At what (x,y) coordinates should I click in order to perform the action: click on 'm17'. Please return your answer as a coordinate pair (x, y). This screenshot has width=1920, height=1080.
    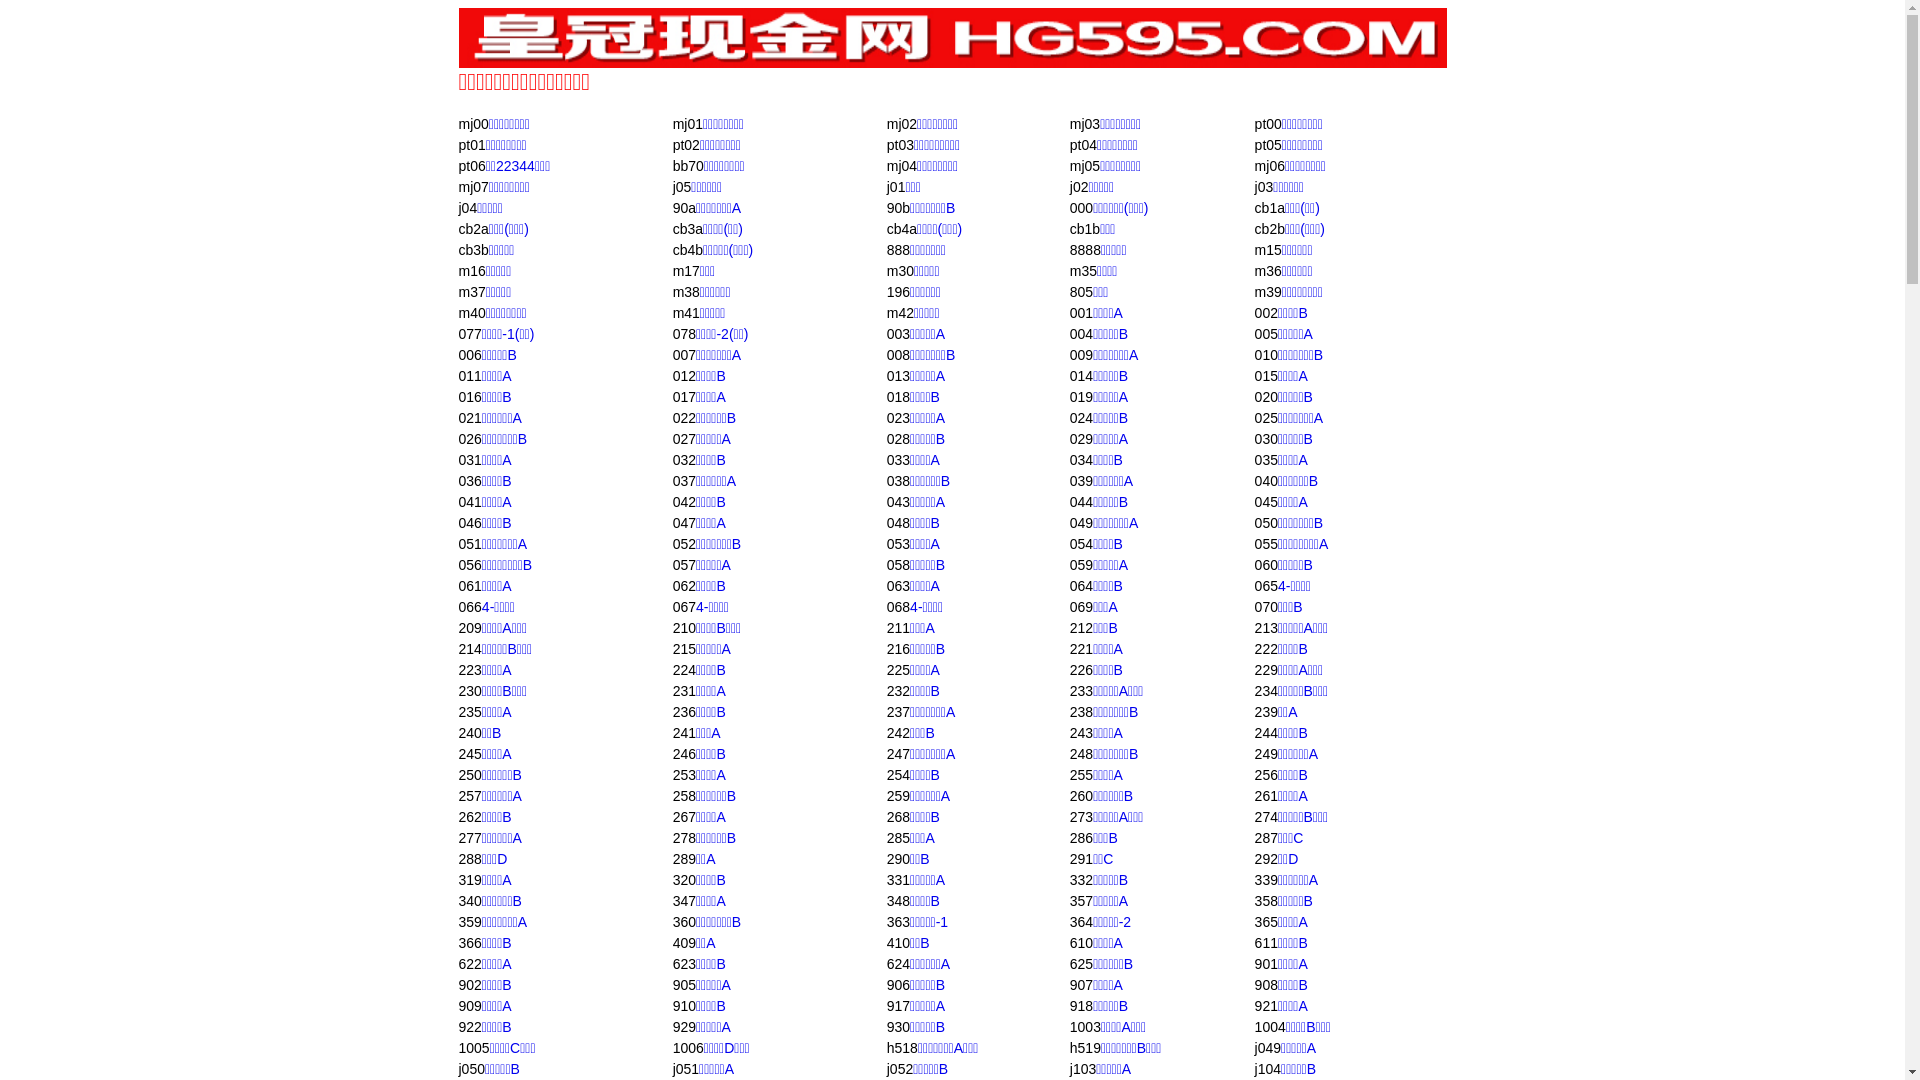
    Looking at the image, I should click on (686, 270).